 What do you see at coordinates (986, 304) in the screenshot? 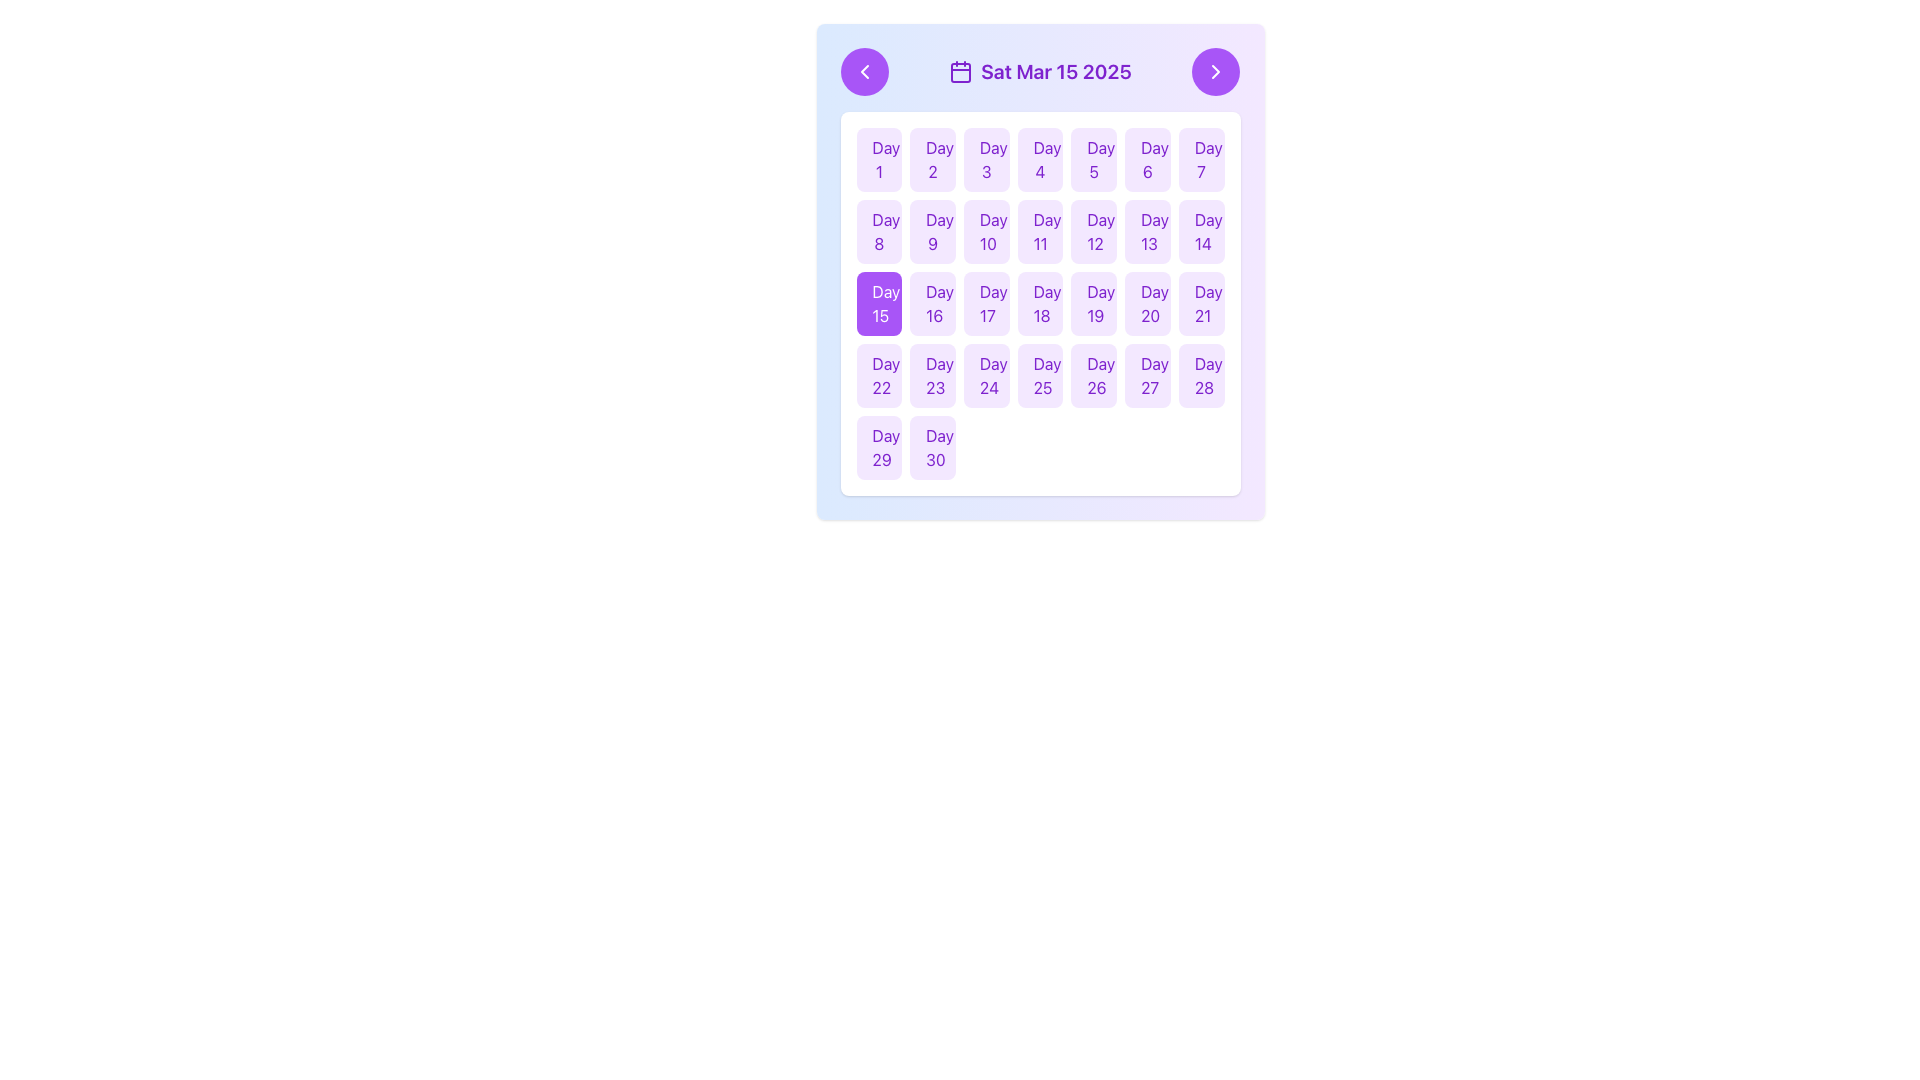
I see `the 'Day 17' button in the calendar interface` at bounding box center [986, 304].